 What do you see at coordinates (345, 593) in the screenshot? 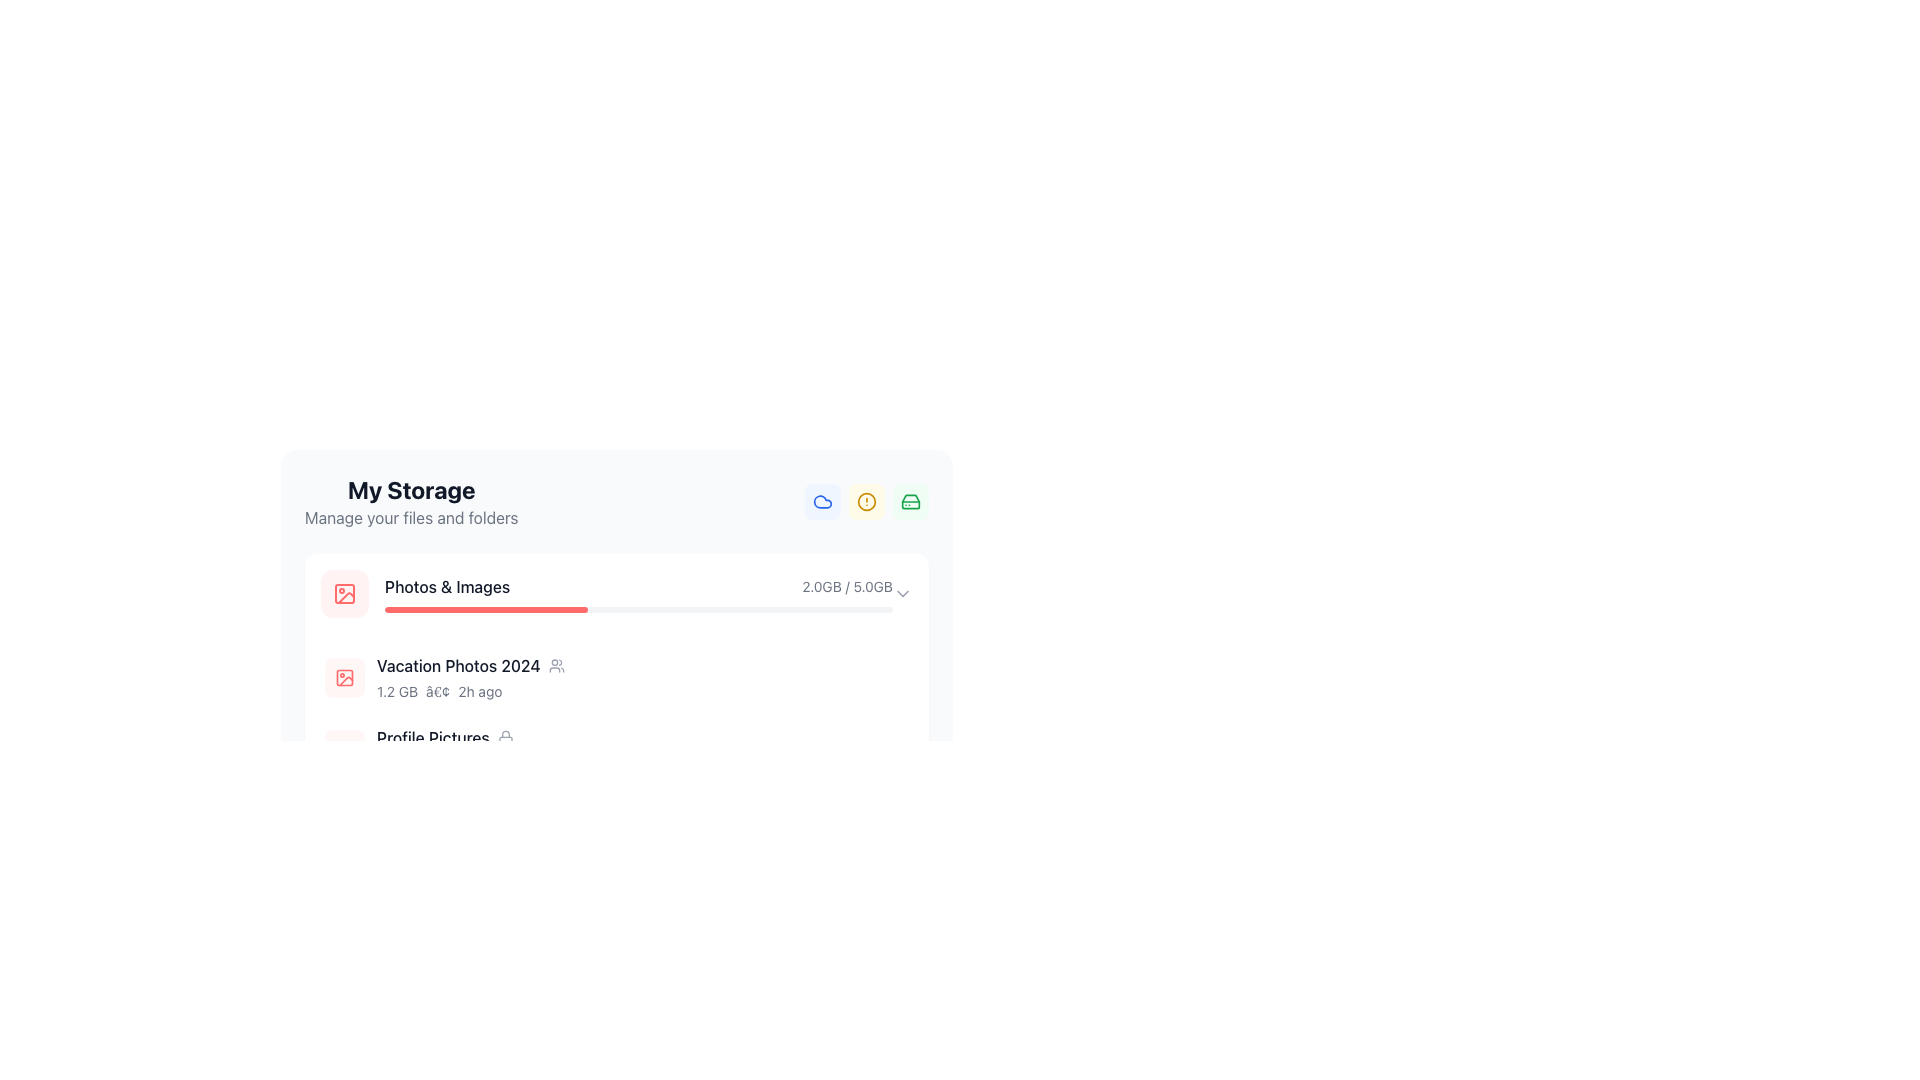
I see `the square-shaped icon with a red pictogram of an image, located in the top-left corner of the 'Photos & Images' list` at bounding box center [345, 593].